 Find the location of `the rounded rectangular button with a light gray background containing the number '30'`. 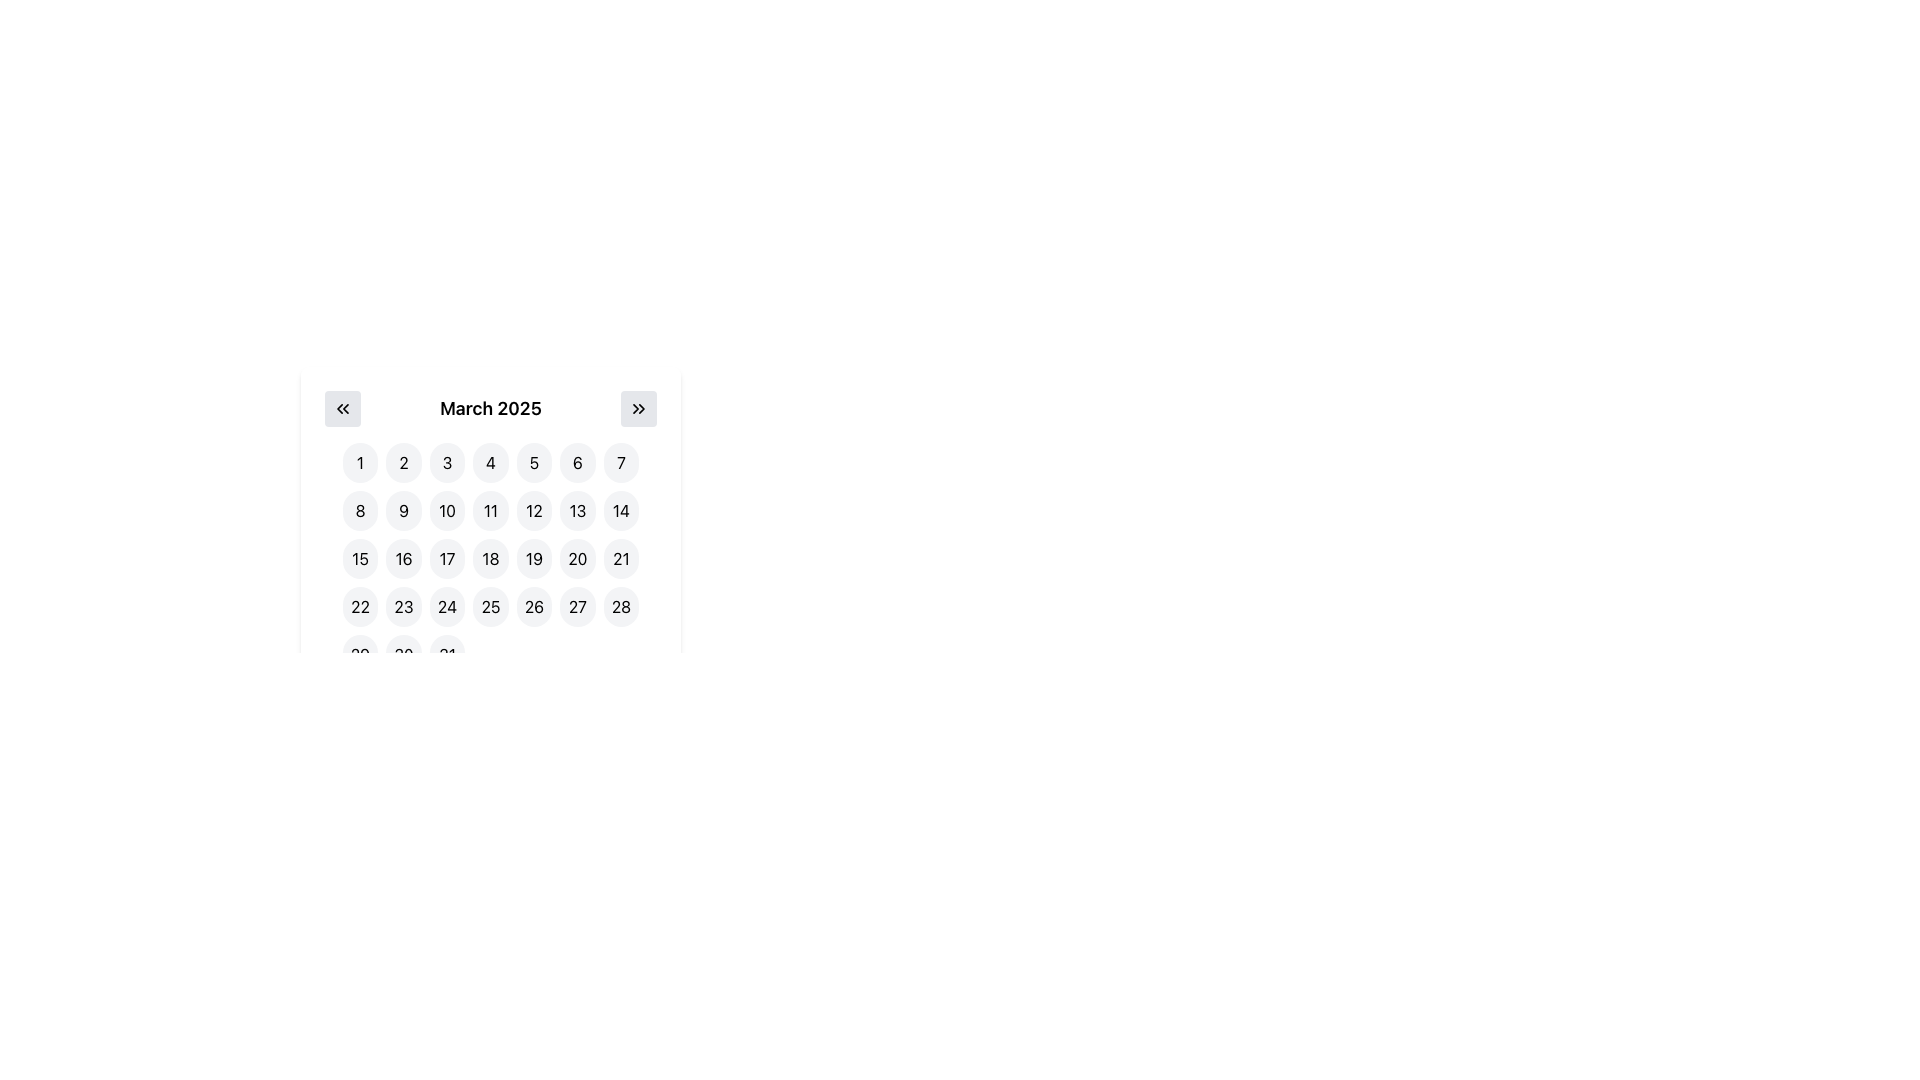

the rounded rectangular button with a light gray background containing the number '30' is located at coordinates (402, 655).